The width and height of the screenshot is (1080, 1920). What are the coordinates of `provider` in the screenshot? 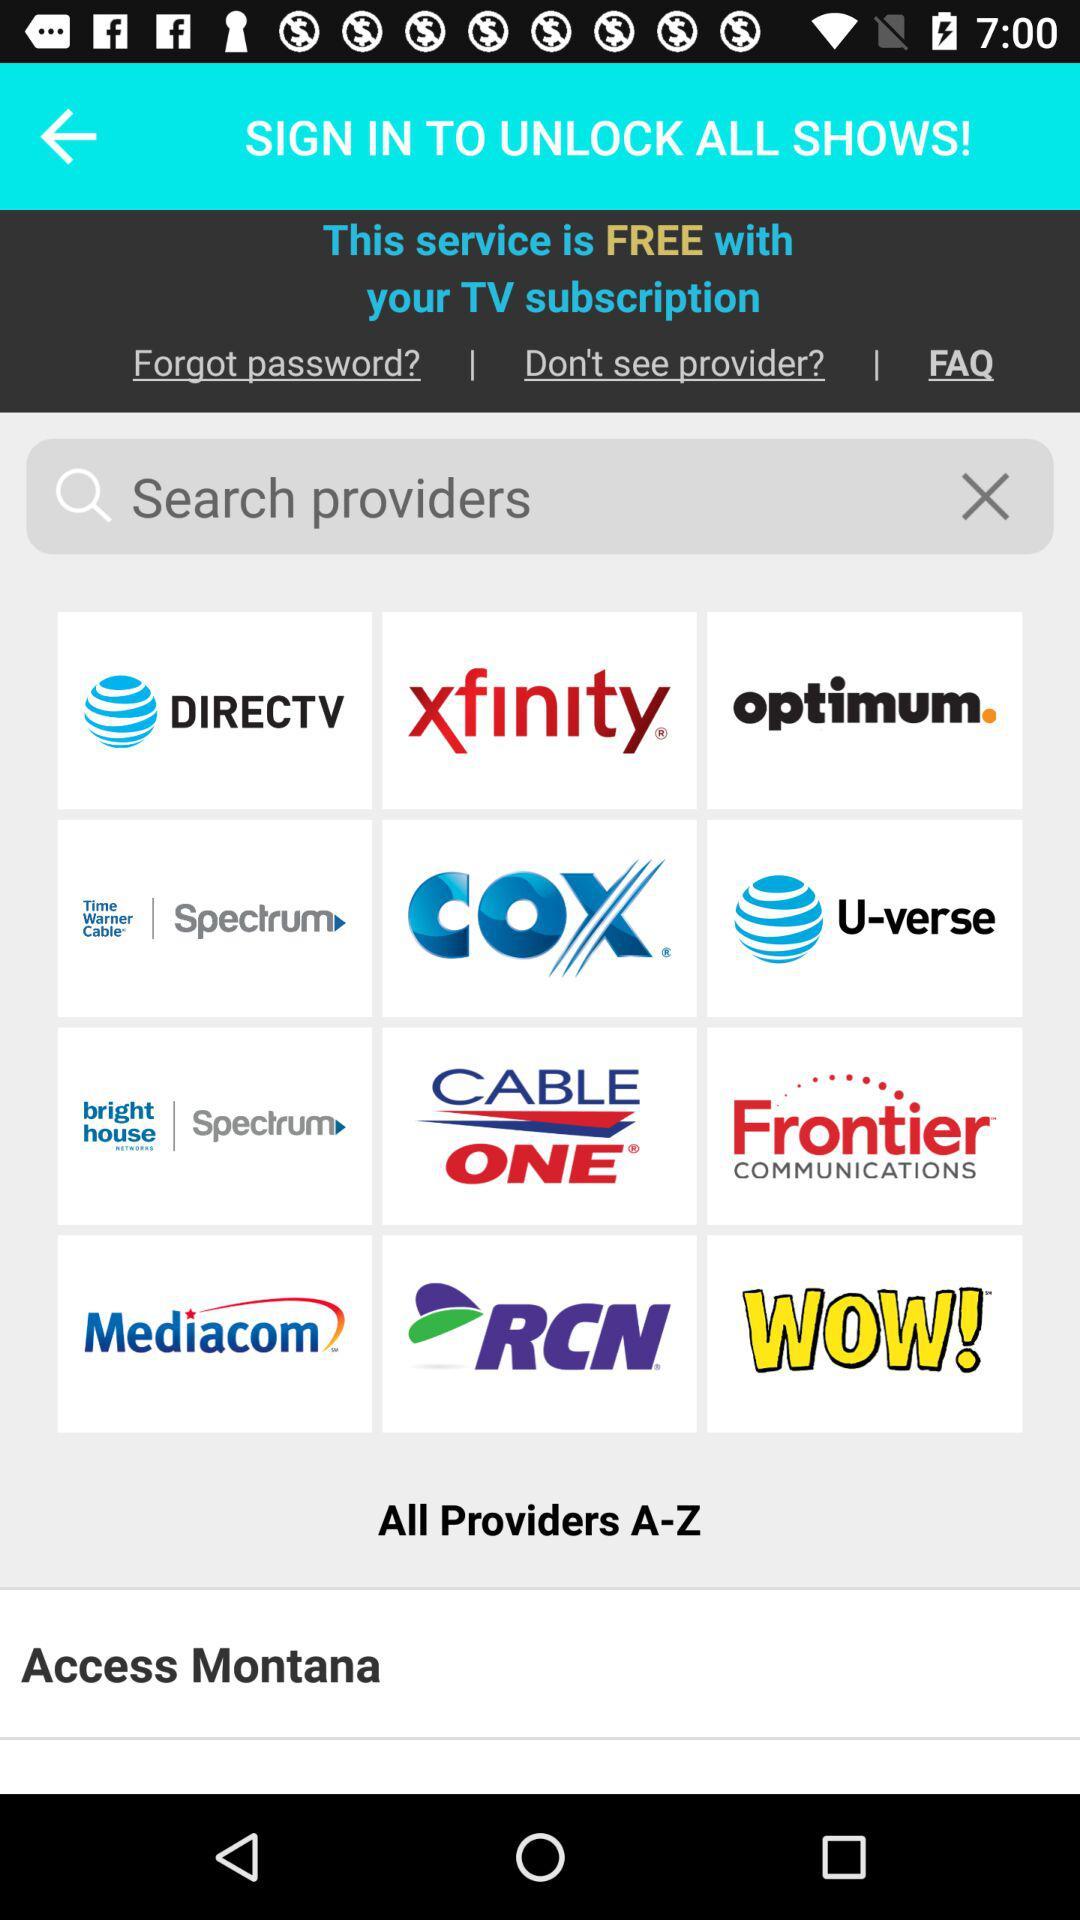 It's located at (863, 1126).